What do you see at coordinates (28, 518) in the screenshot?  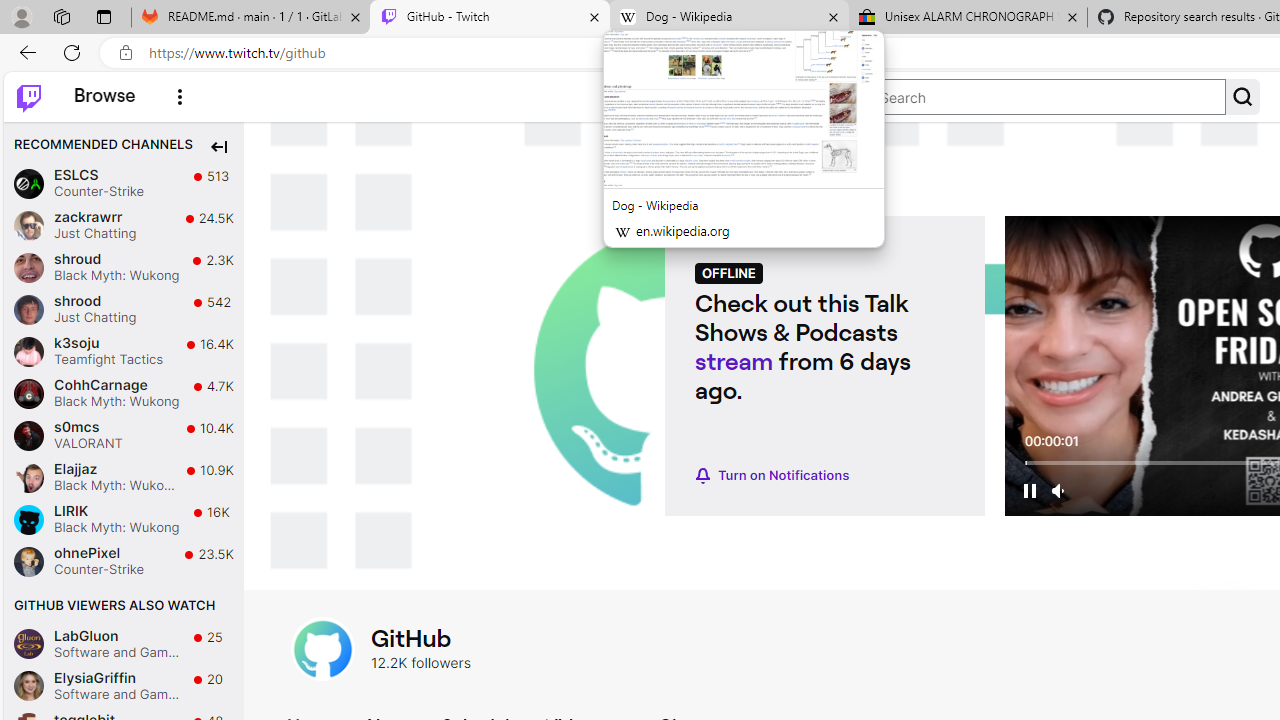 I see `'LIRIK'` at bounding box center [28, 518].